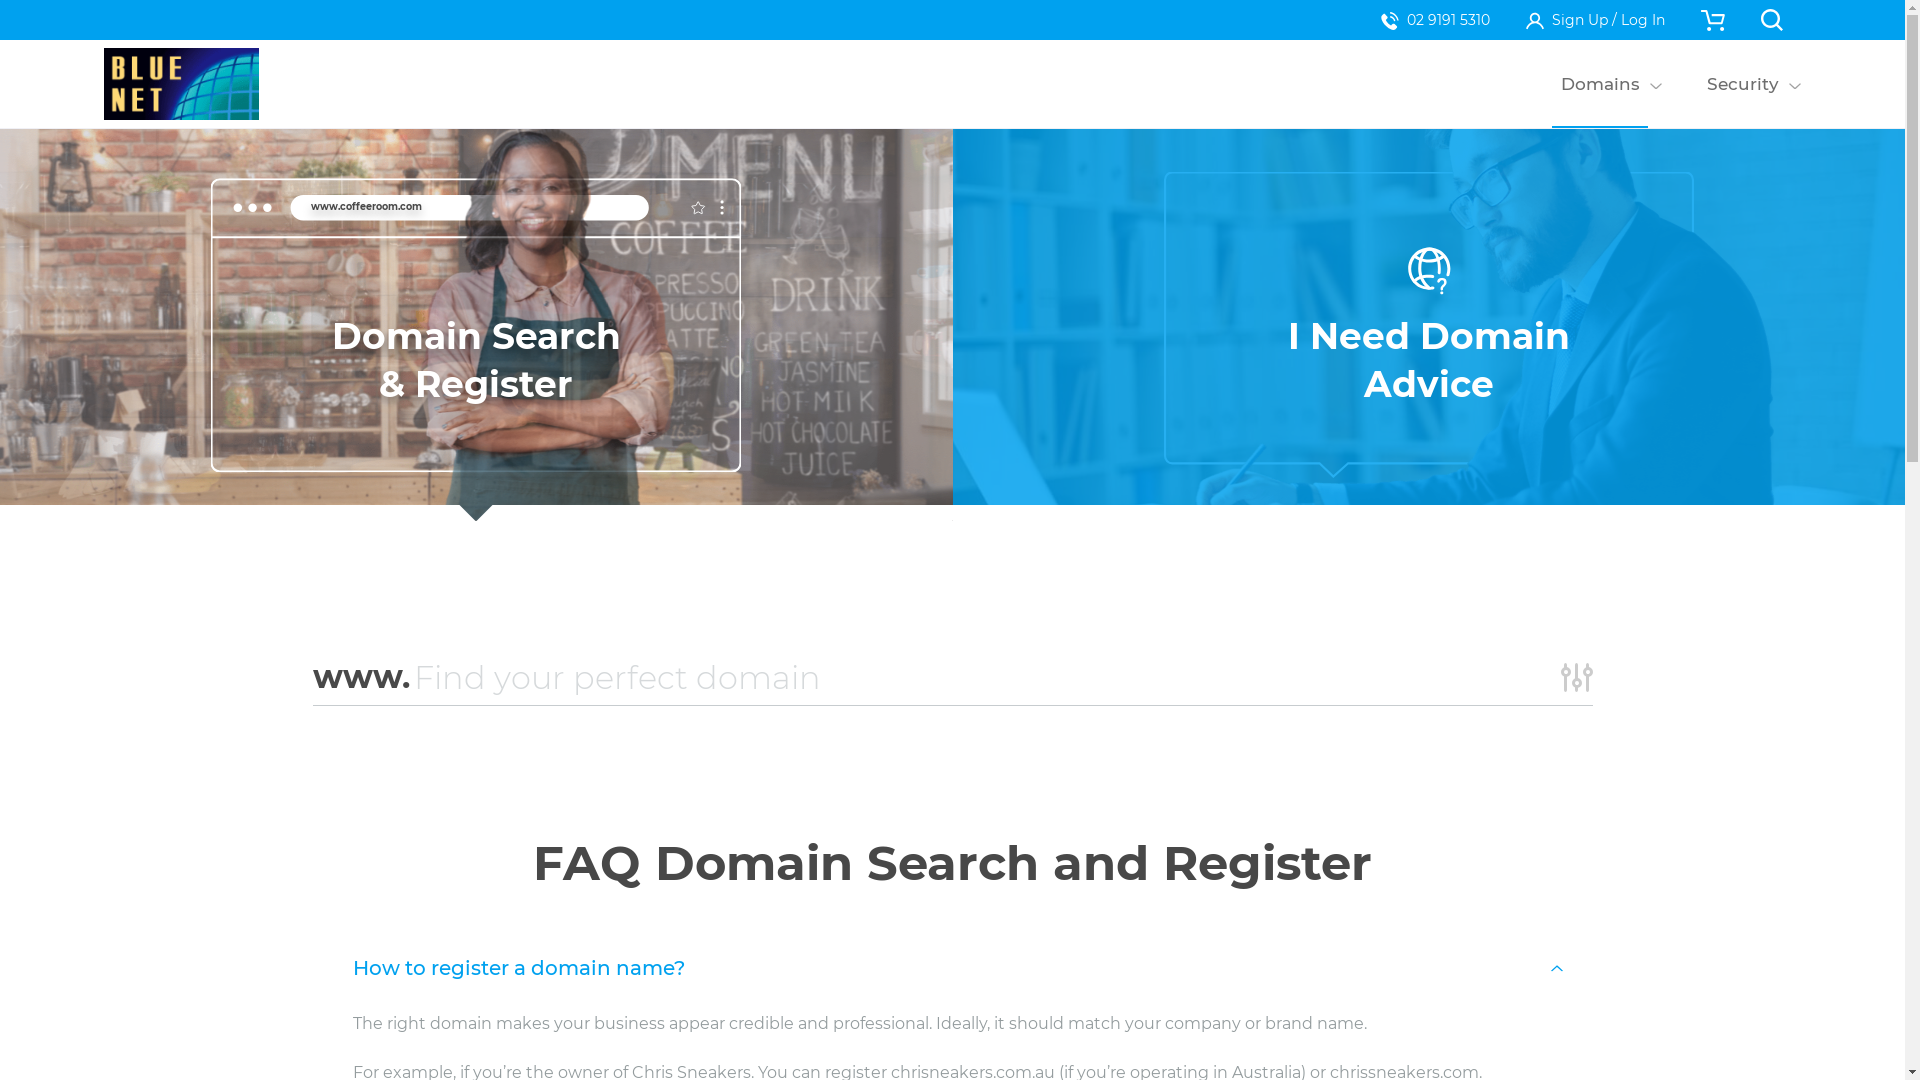 The height and width of the screenshot is (1080, 1920). What do you see at coordinates (1741, 83) in the screenshot?
I see `'Security'` at bounding box center [1741, 83].